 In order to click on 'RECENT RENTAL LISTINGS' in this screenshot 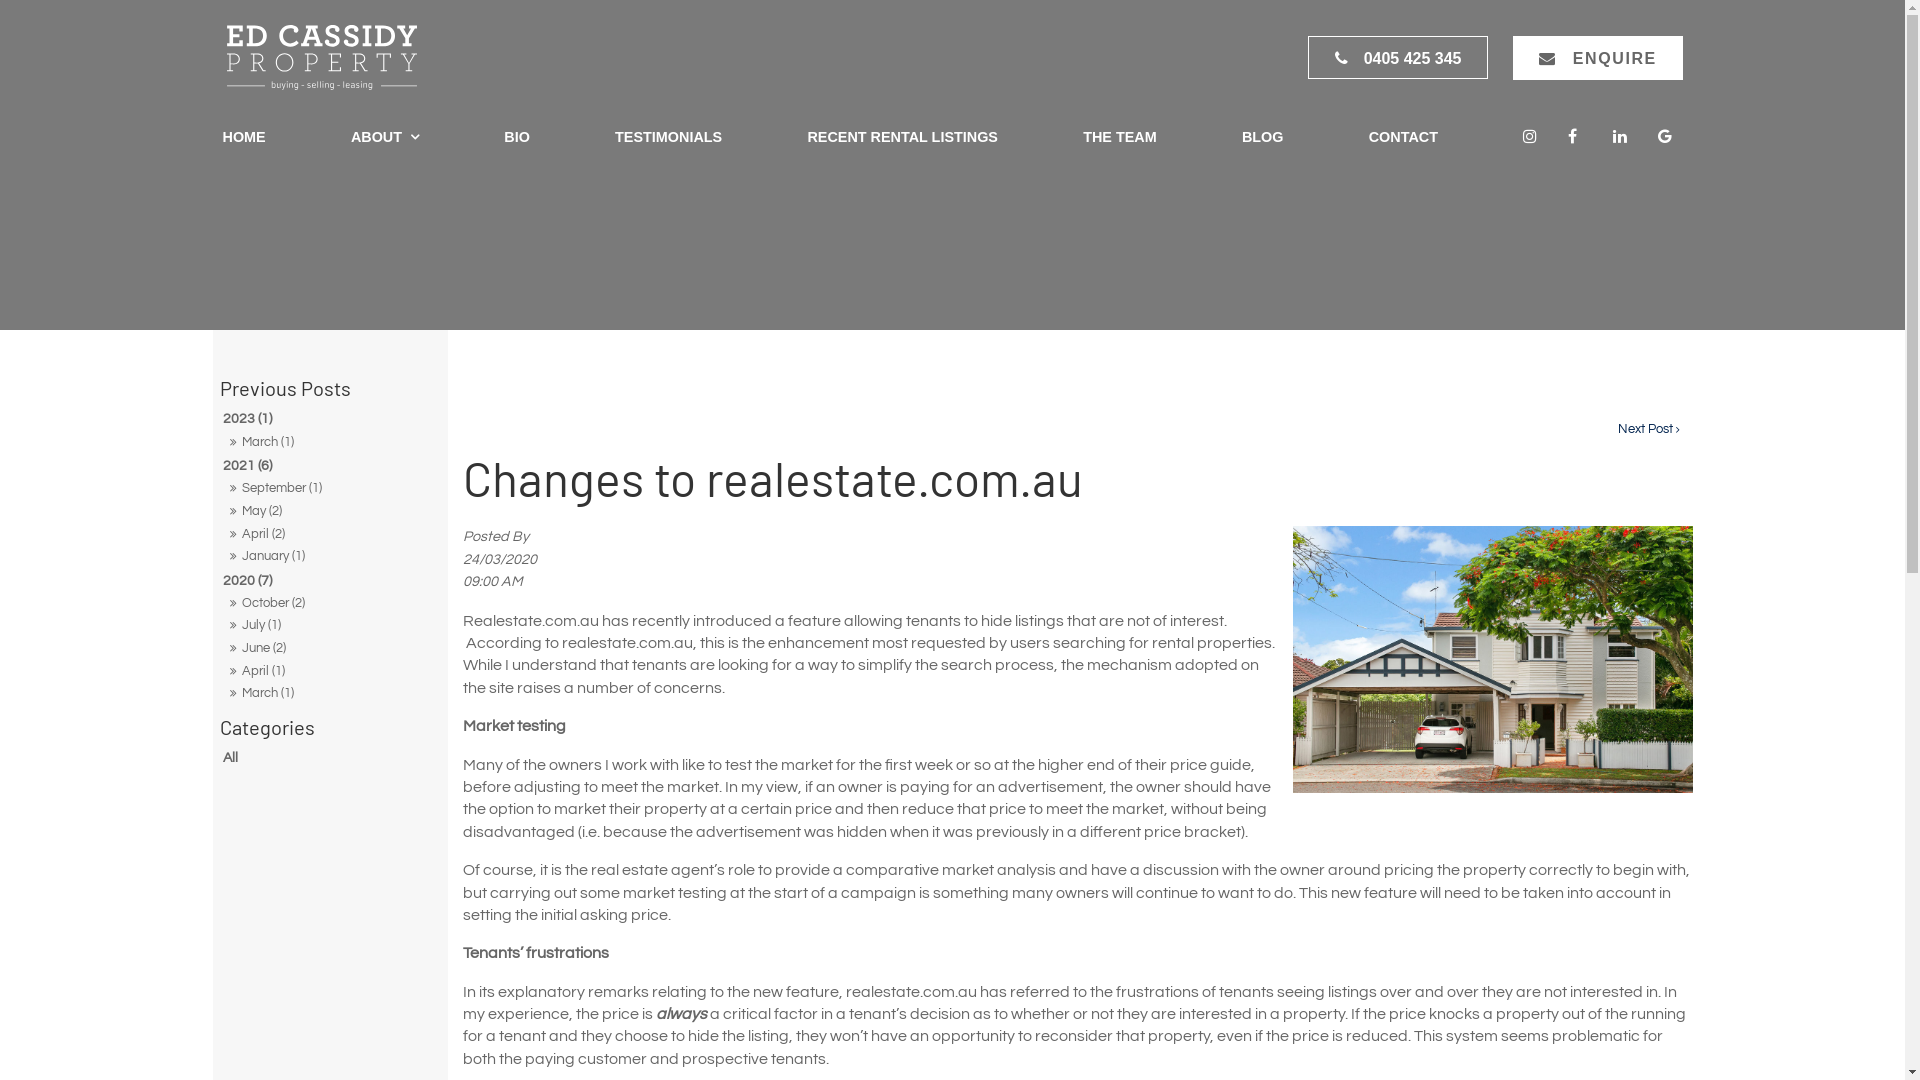, I will do `click(901, 137)`.